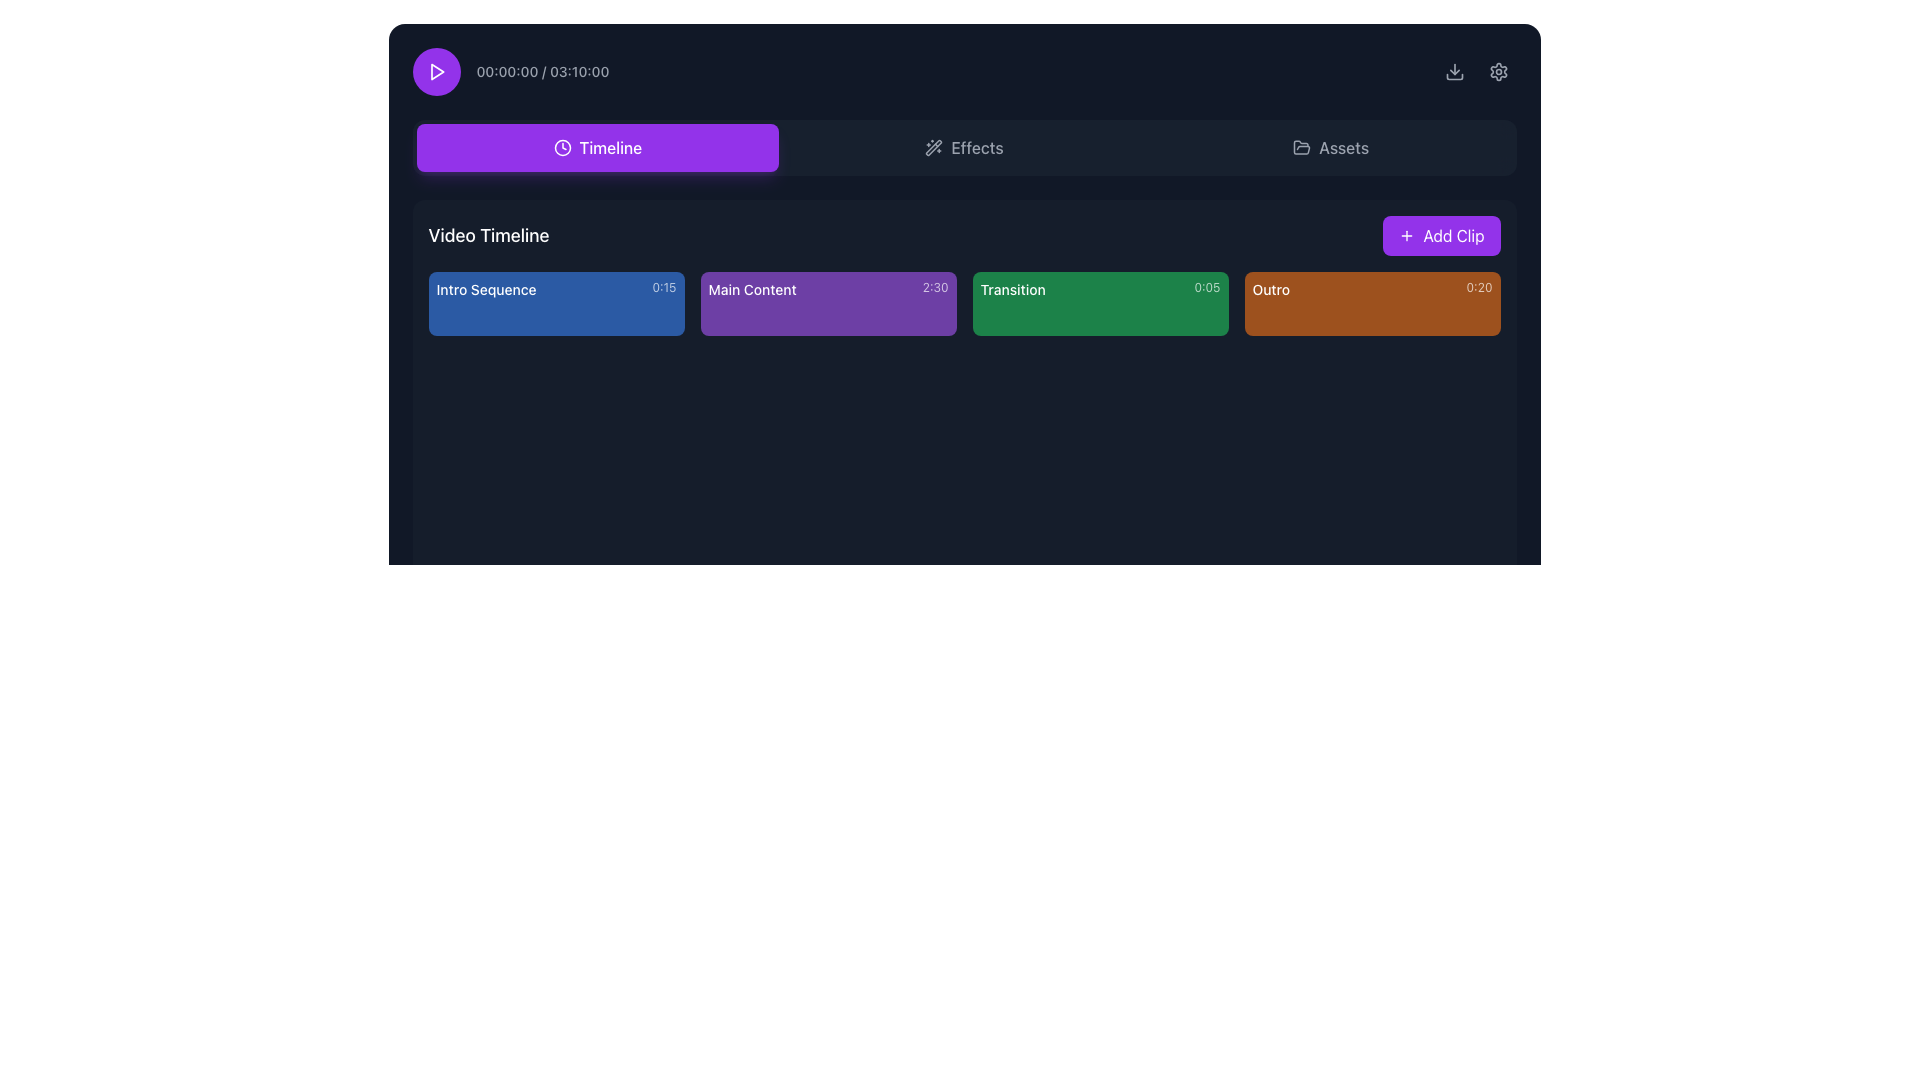 Image resolution: width=1920 pixels, height=1080 pixels. What do you see at coordinates (1371, 289) in the screenshot?
I see `the orange horizontal bar labeled 'Outro' with the timestamp '0:20' to focus or select it` at bounding box center [1371, 289].